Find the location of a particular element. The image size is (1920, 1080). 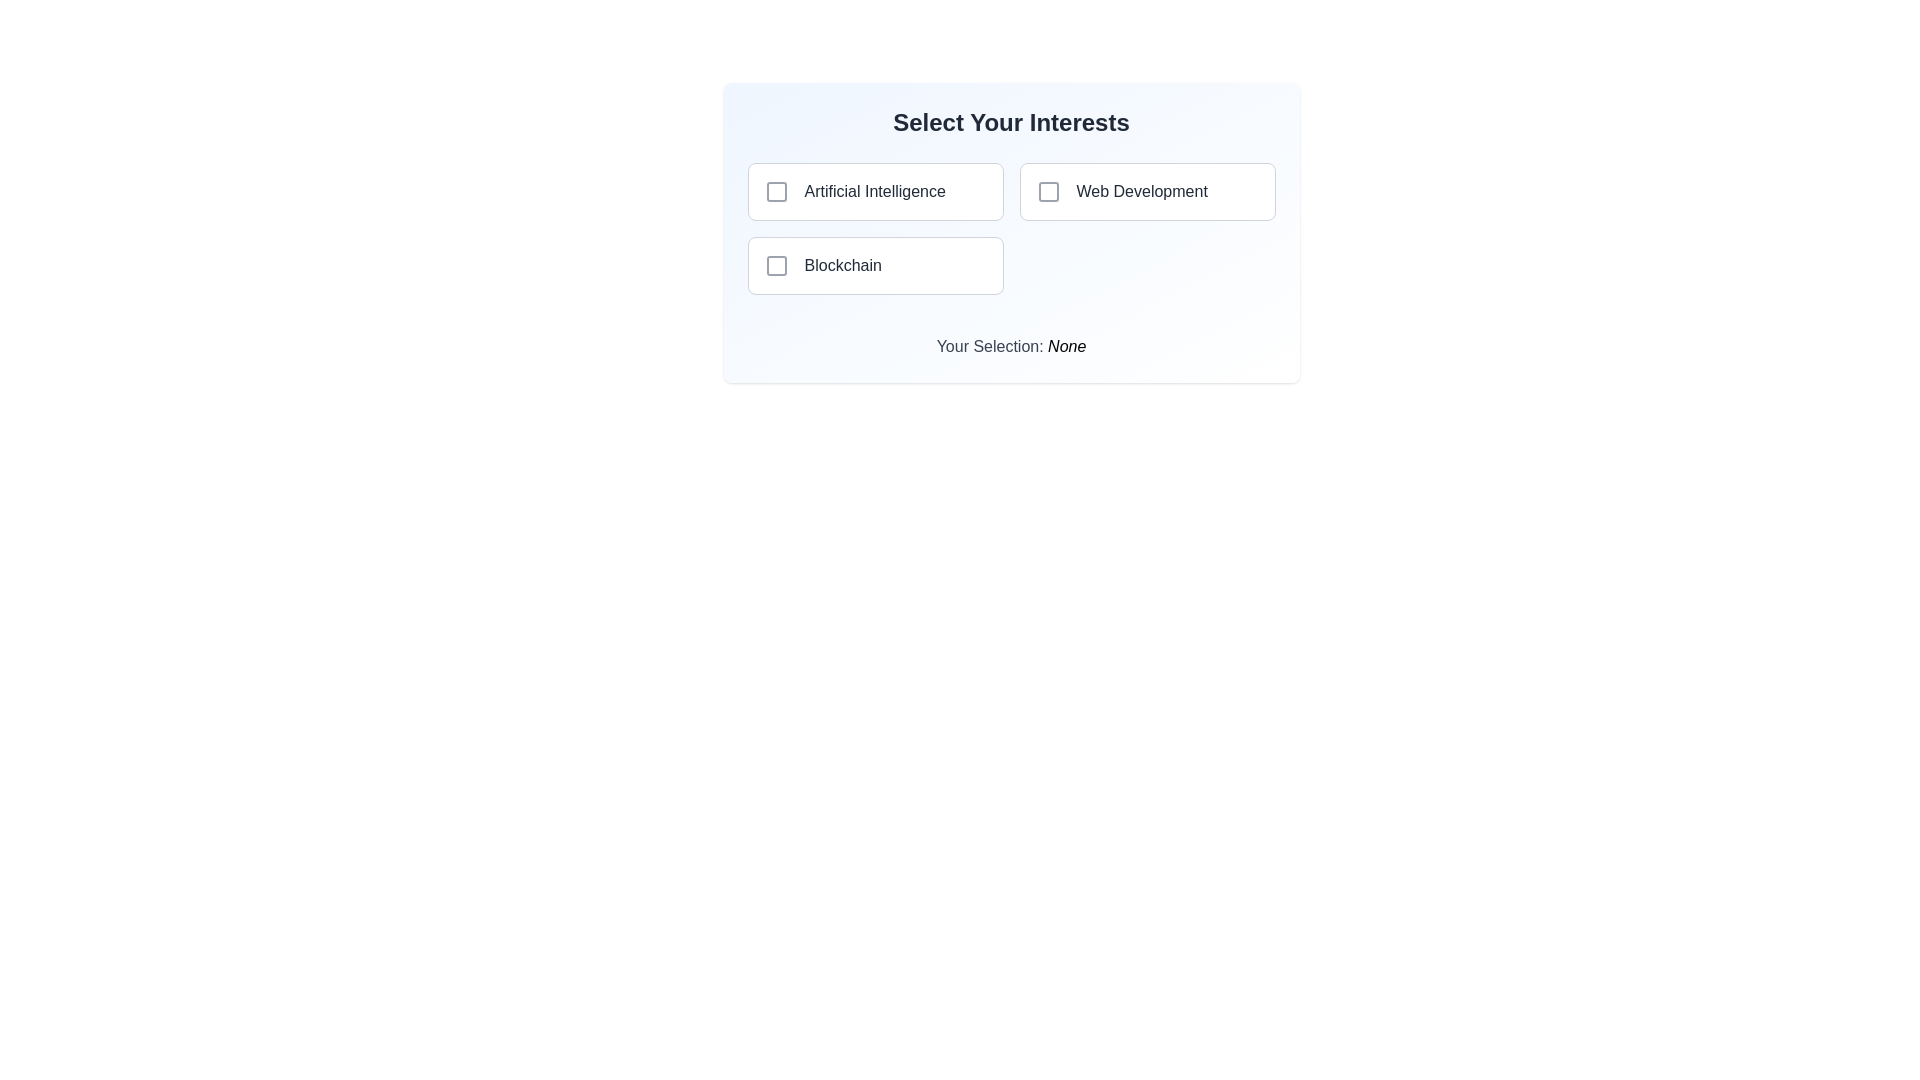

the SVG graphic indicating the selection status of the 'Artificial Intelligence' checkbox in the 'Select Your Interests' section is located at coordinates (775, 192).